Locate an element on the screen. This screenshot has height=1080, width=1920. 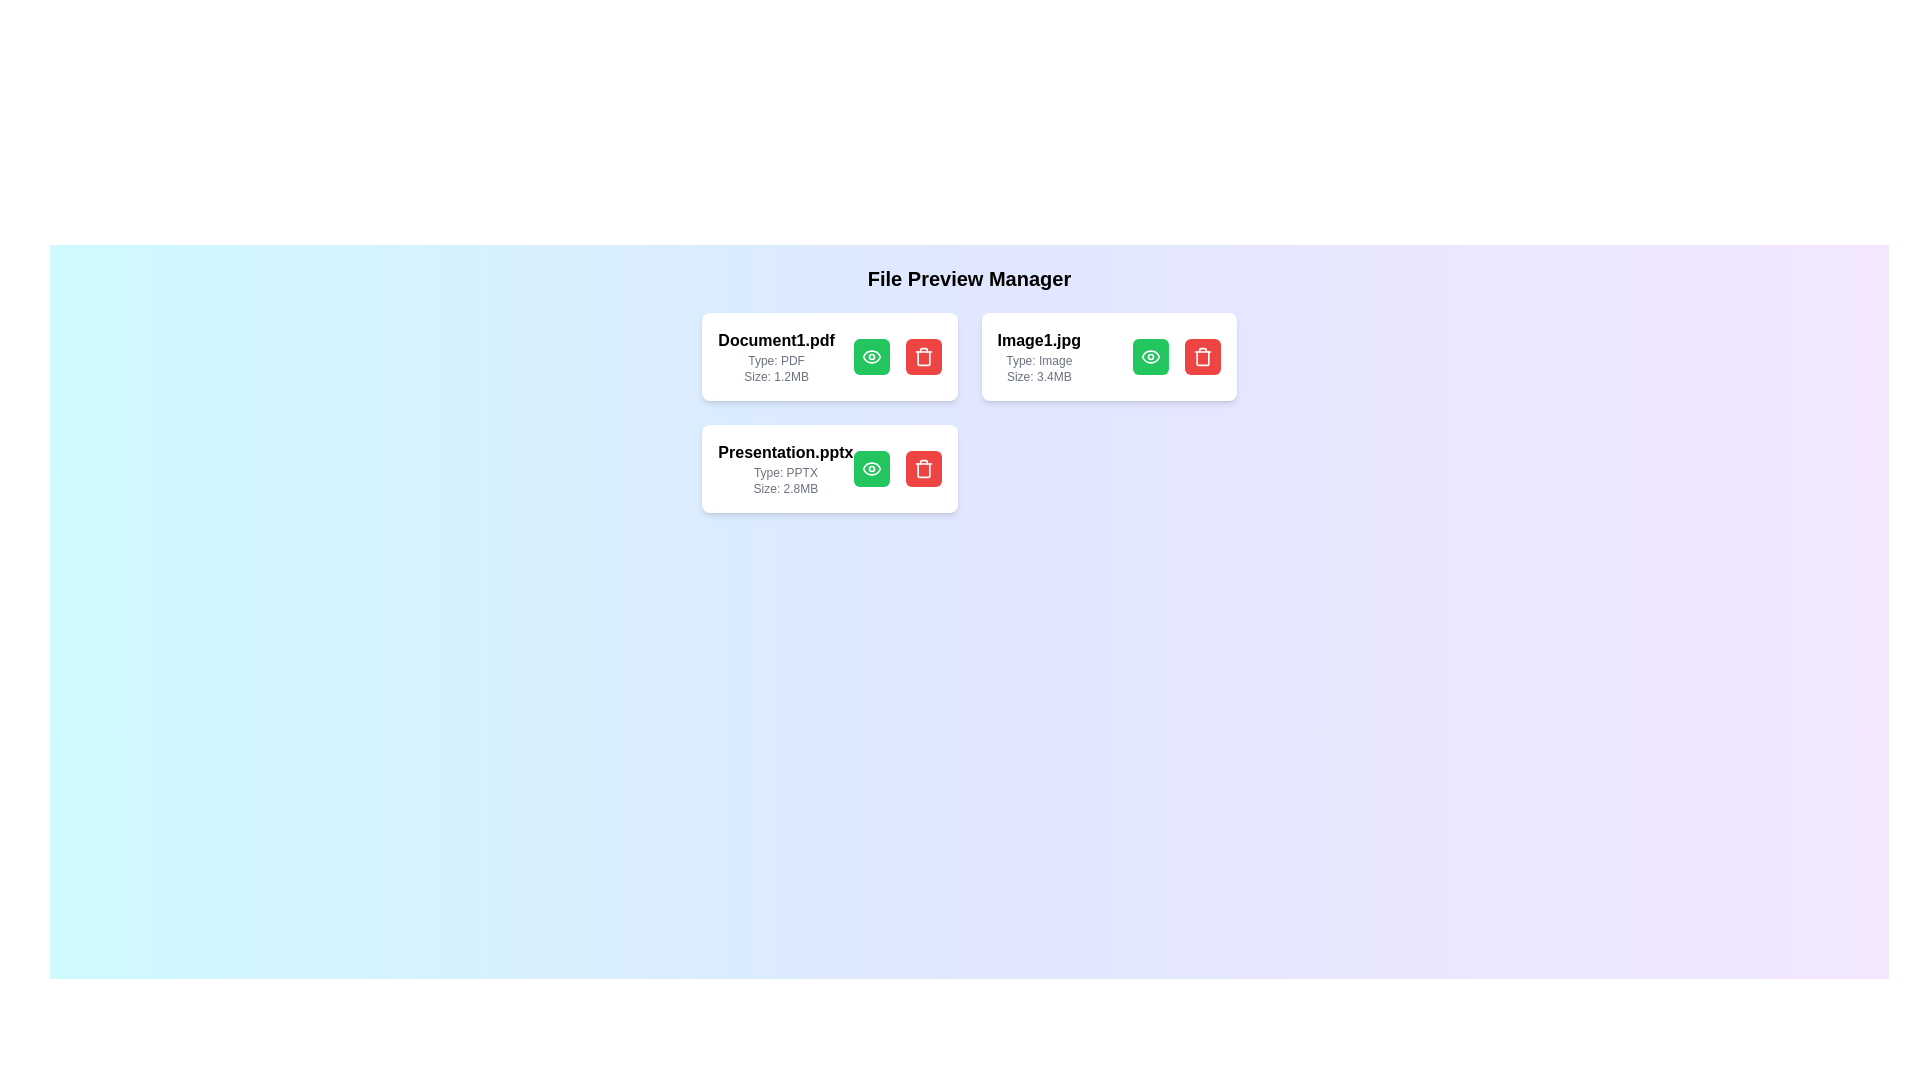
the eye-shaped SVG icon with a green background located within the button at the bottom-left of the 'Presentation.pptx' card is located at coordinates (871, 469).